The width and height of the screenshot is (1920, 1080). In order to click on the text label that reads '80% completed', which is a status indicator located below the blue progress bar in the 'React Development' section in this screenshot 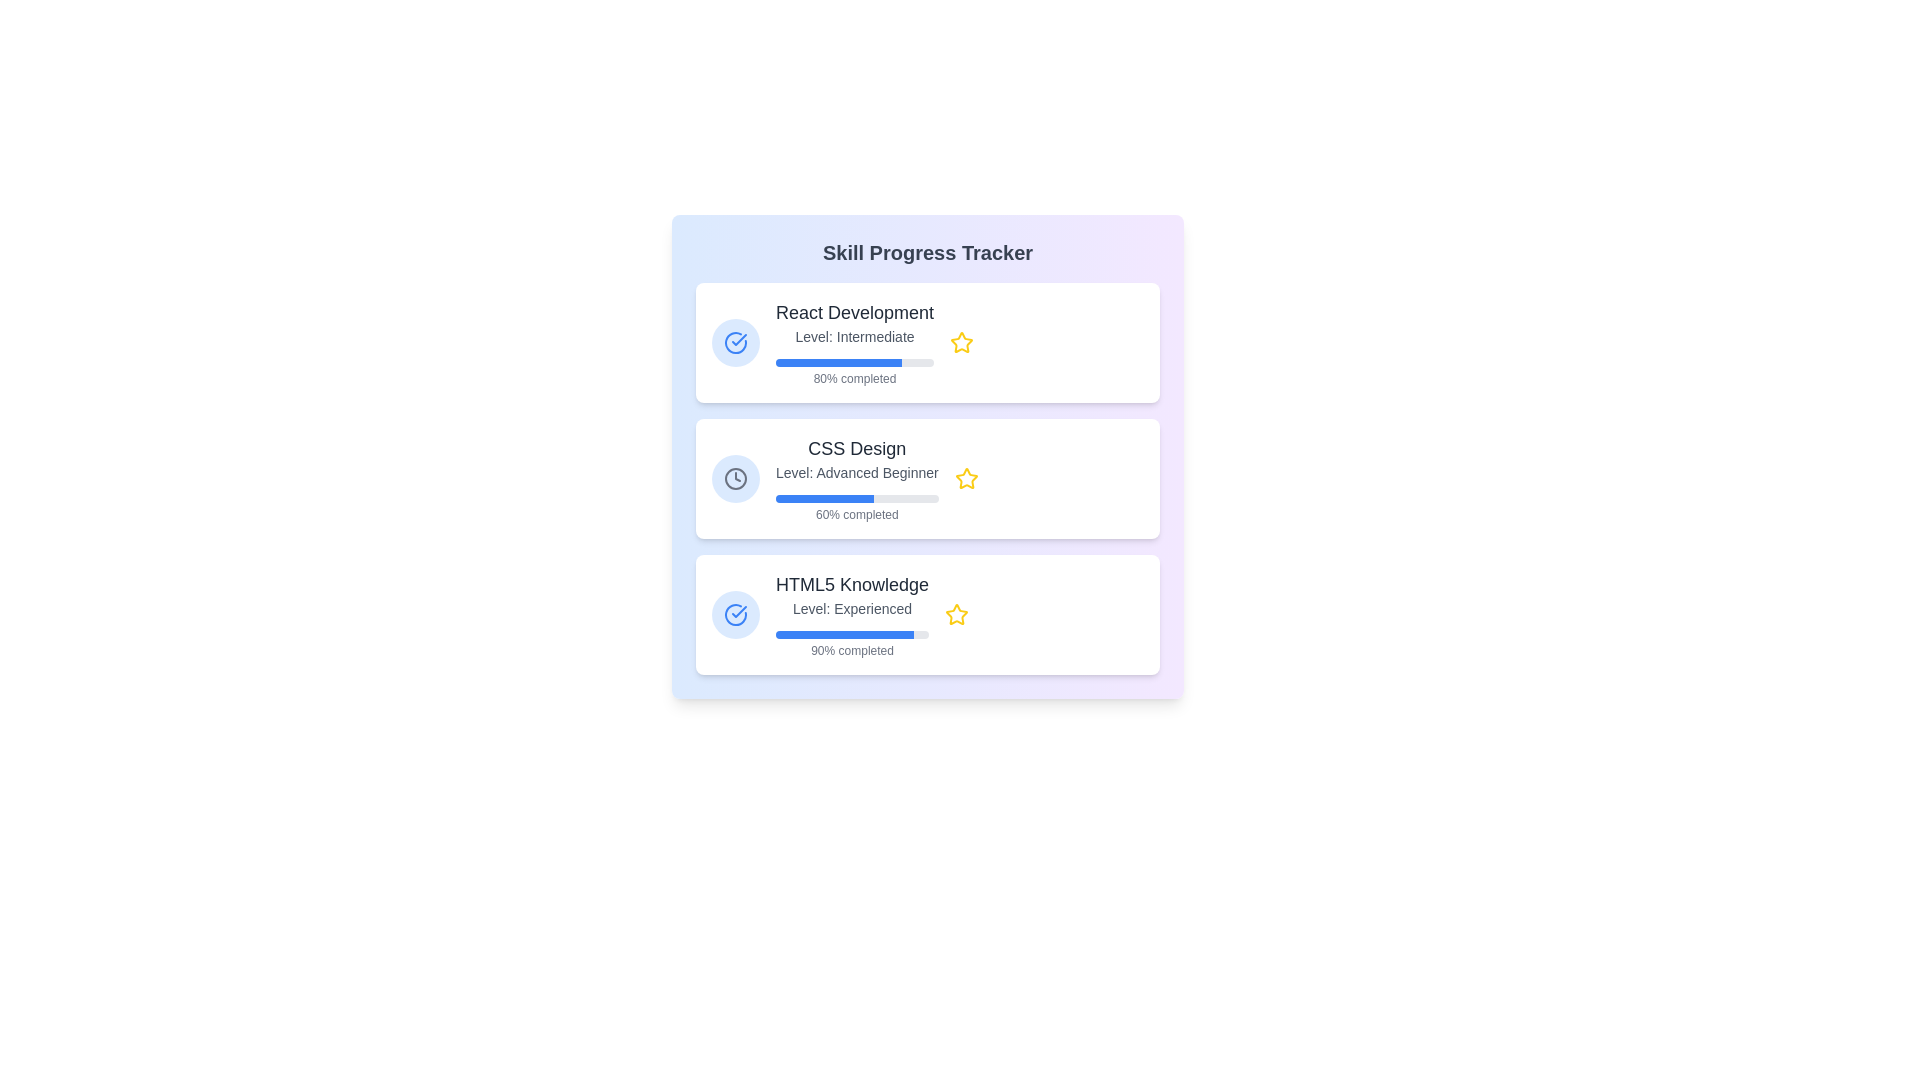, I will do `click(854, 378)`.